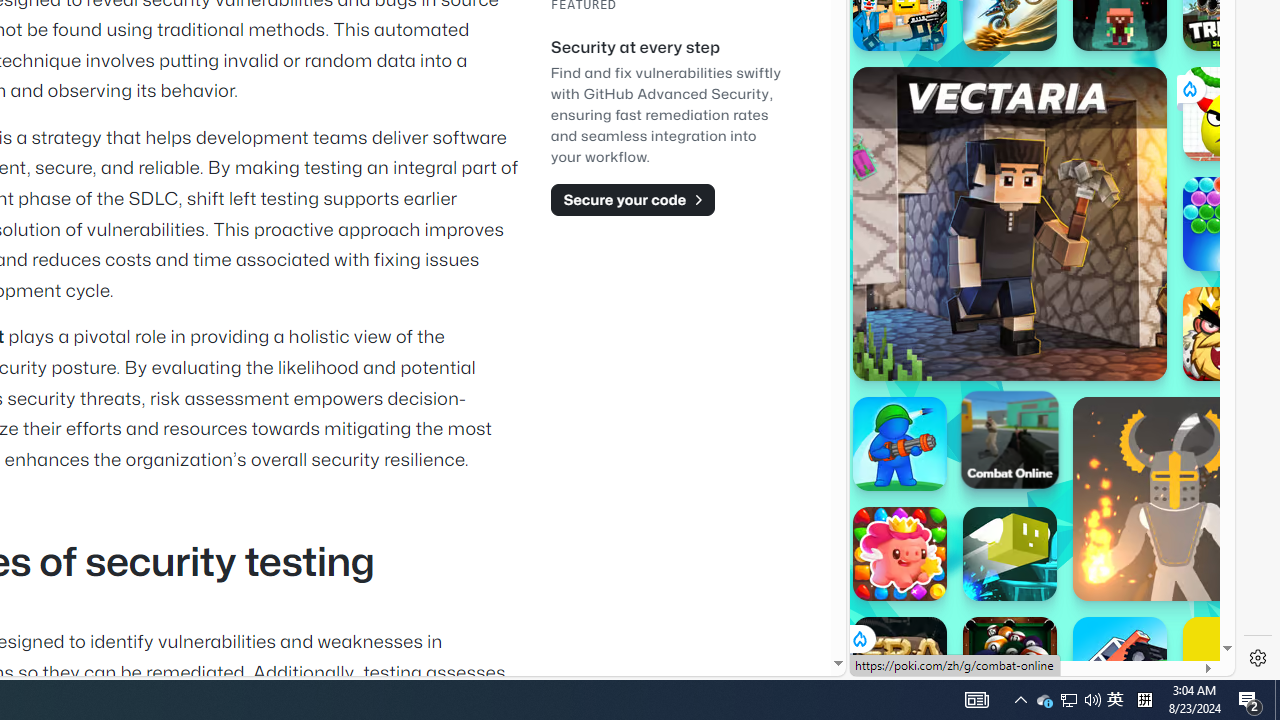 The width and height of the screenshot is (1280, 720). I want to click on '8 Ball Pool With Buddies 8 Ball Pool With Buddies', so click(1009, 664).